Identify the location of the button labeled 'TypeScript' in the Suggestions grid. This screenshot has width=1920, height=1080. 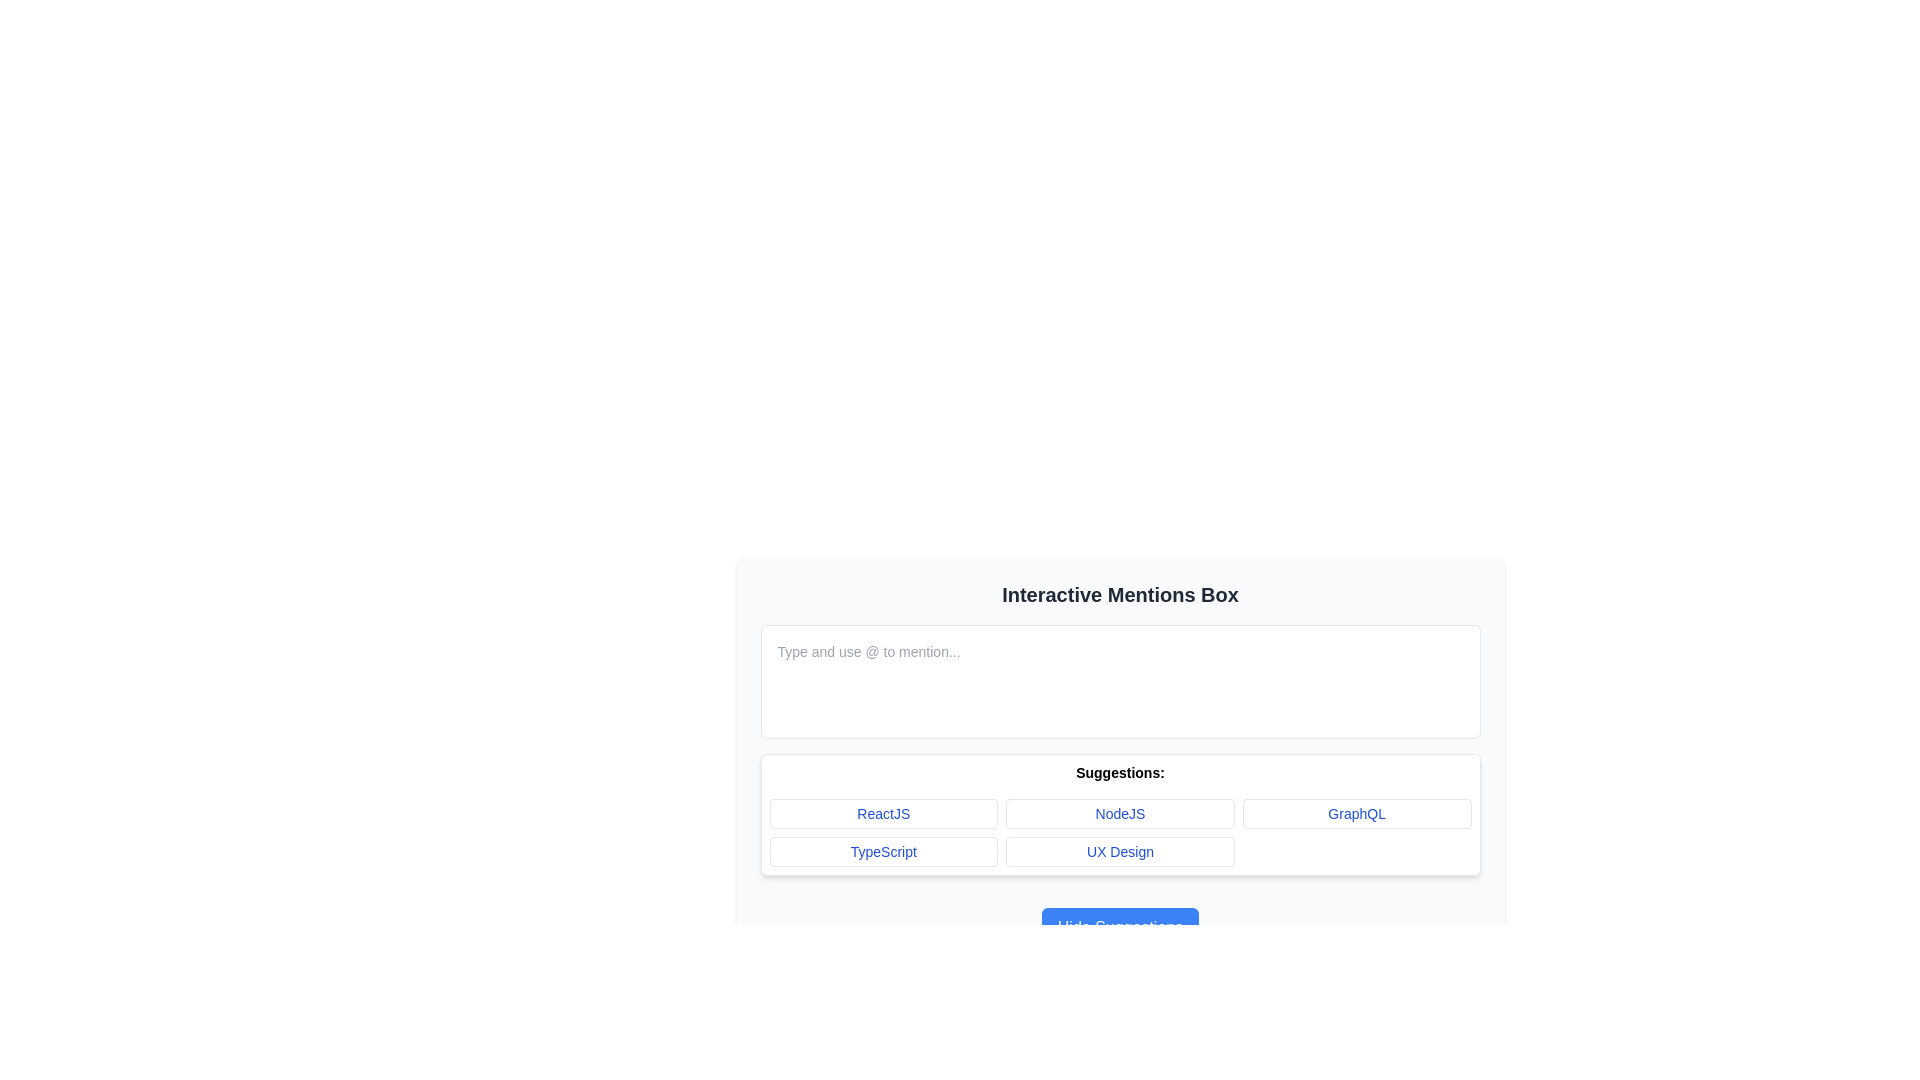
(882, 852).